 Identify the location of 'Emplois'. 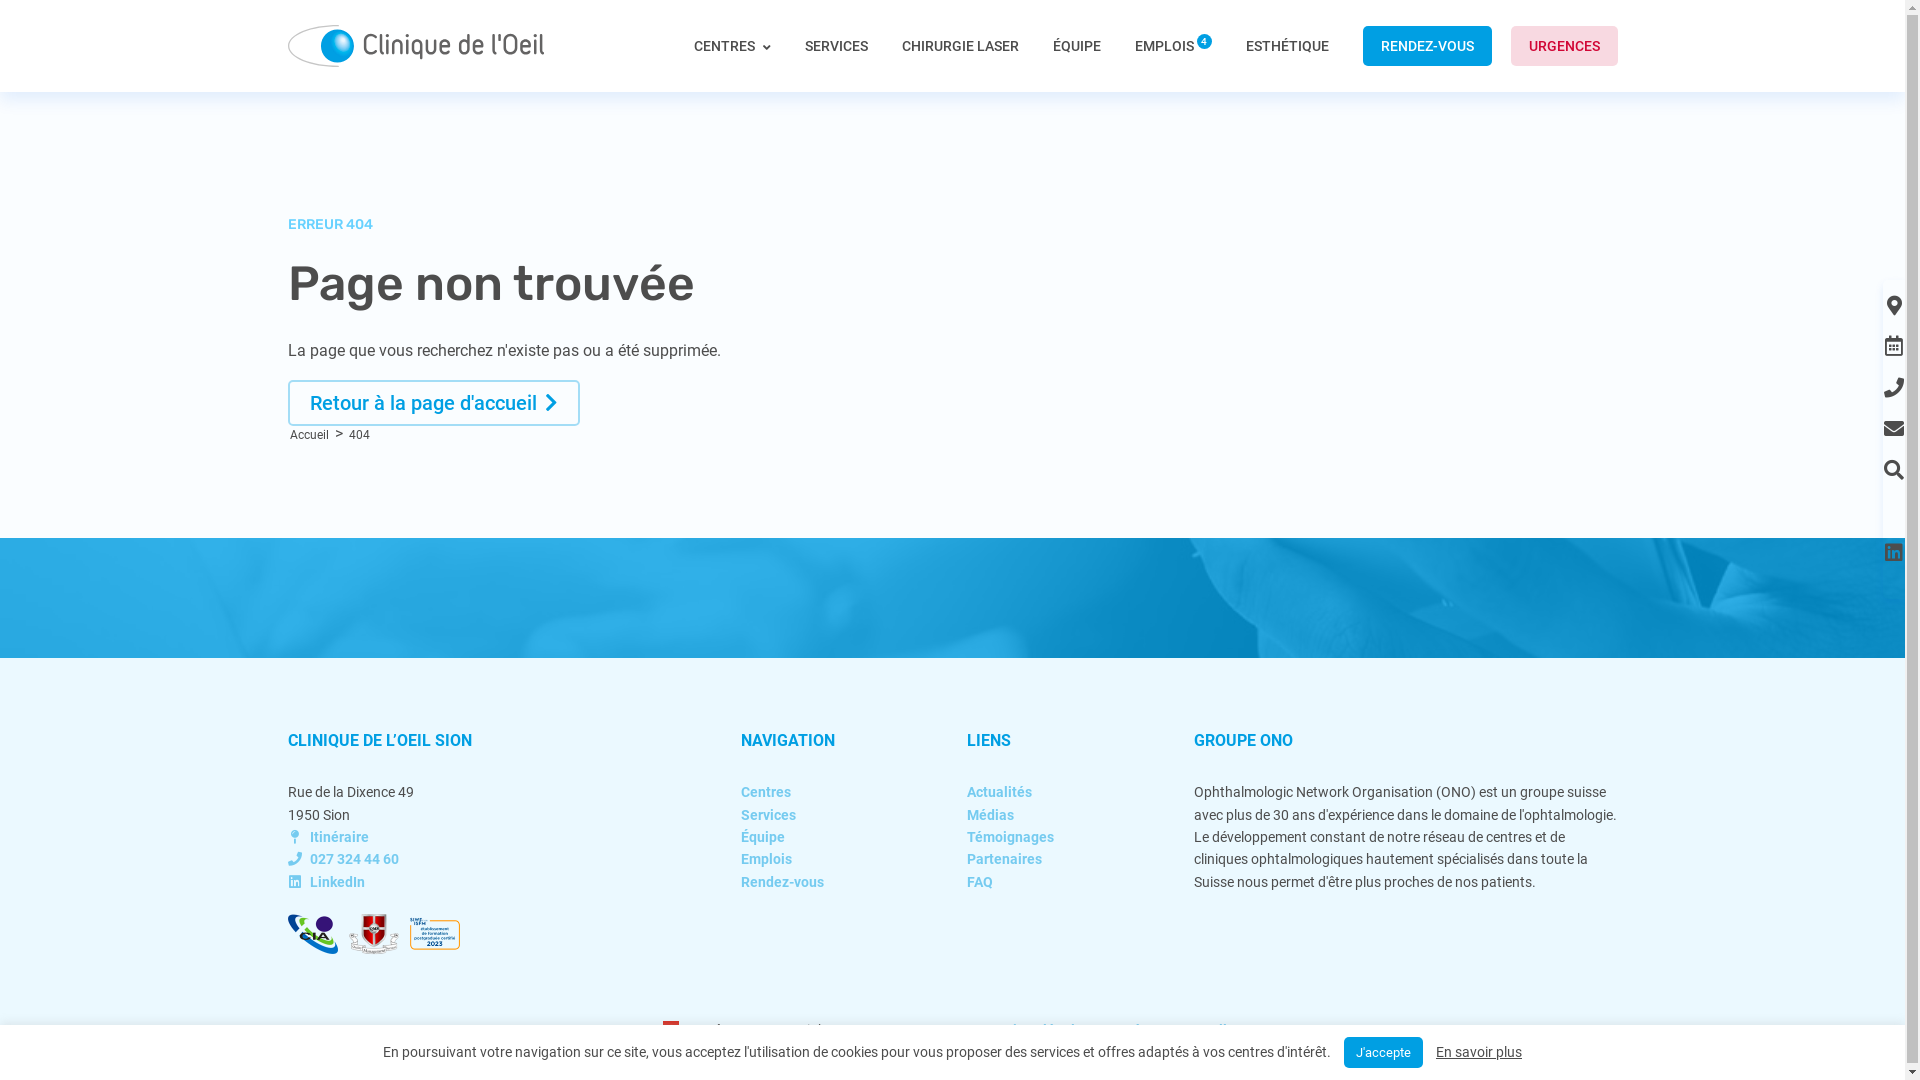
(765, 858).